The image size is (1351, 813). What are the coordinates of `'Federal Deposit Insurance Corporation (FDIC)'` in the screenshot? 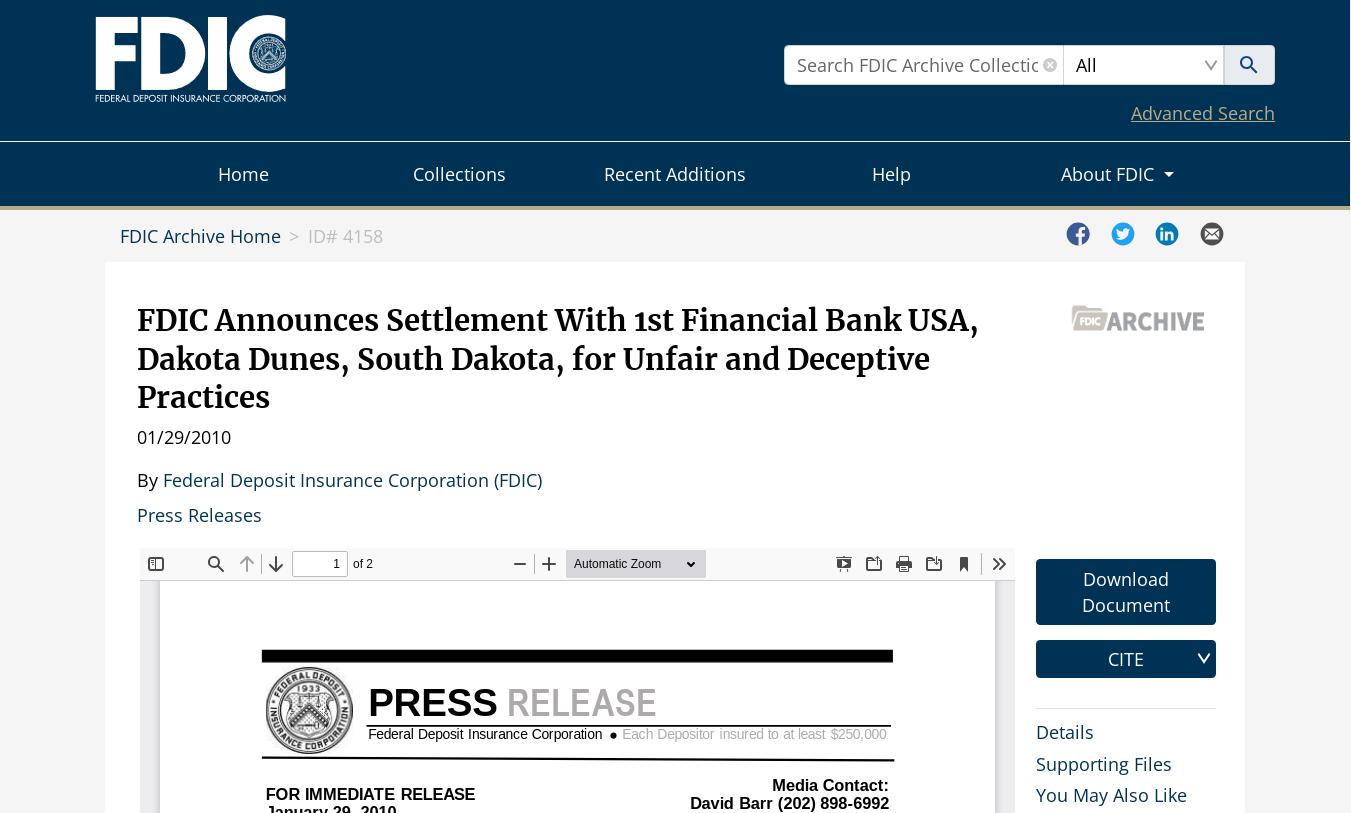 It's located at (352, 479).